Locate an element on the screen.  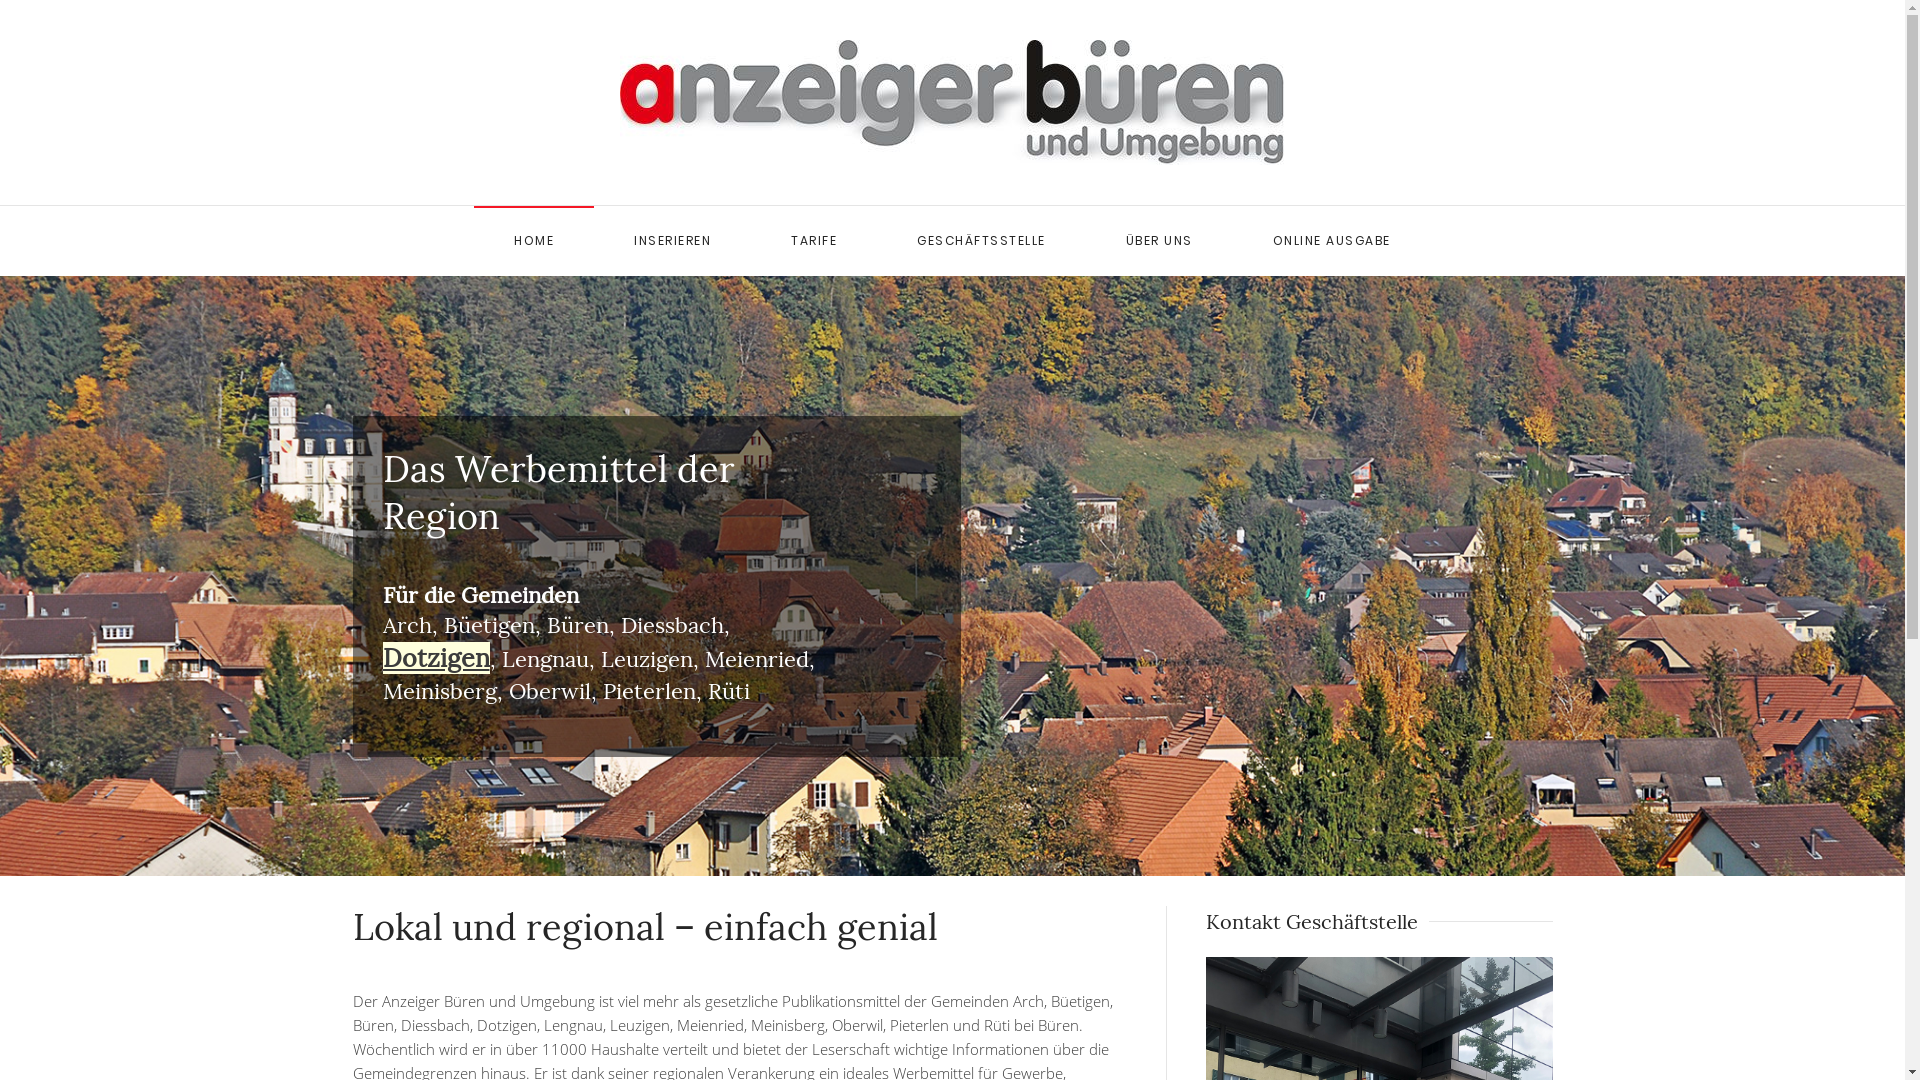
'INSERIEREN' is located at coordinates (672, 239).